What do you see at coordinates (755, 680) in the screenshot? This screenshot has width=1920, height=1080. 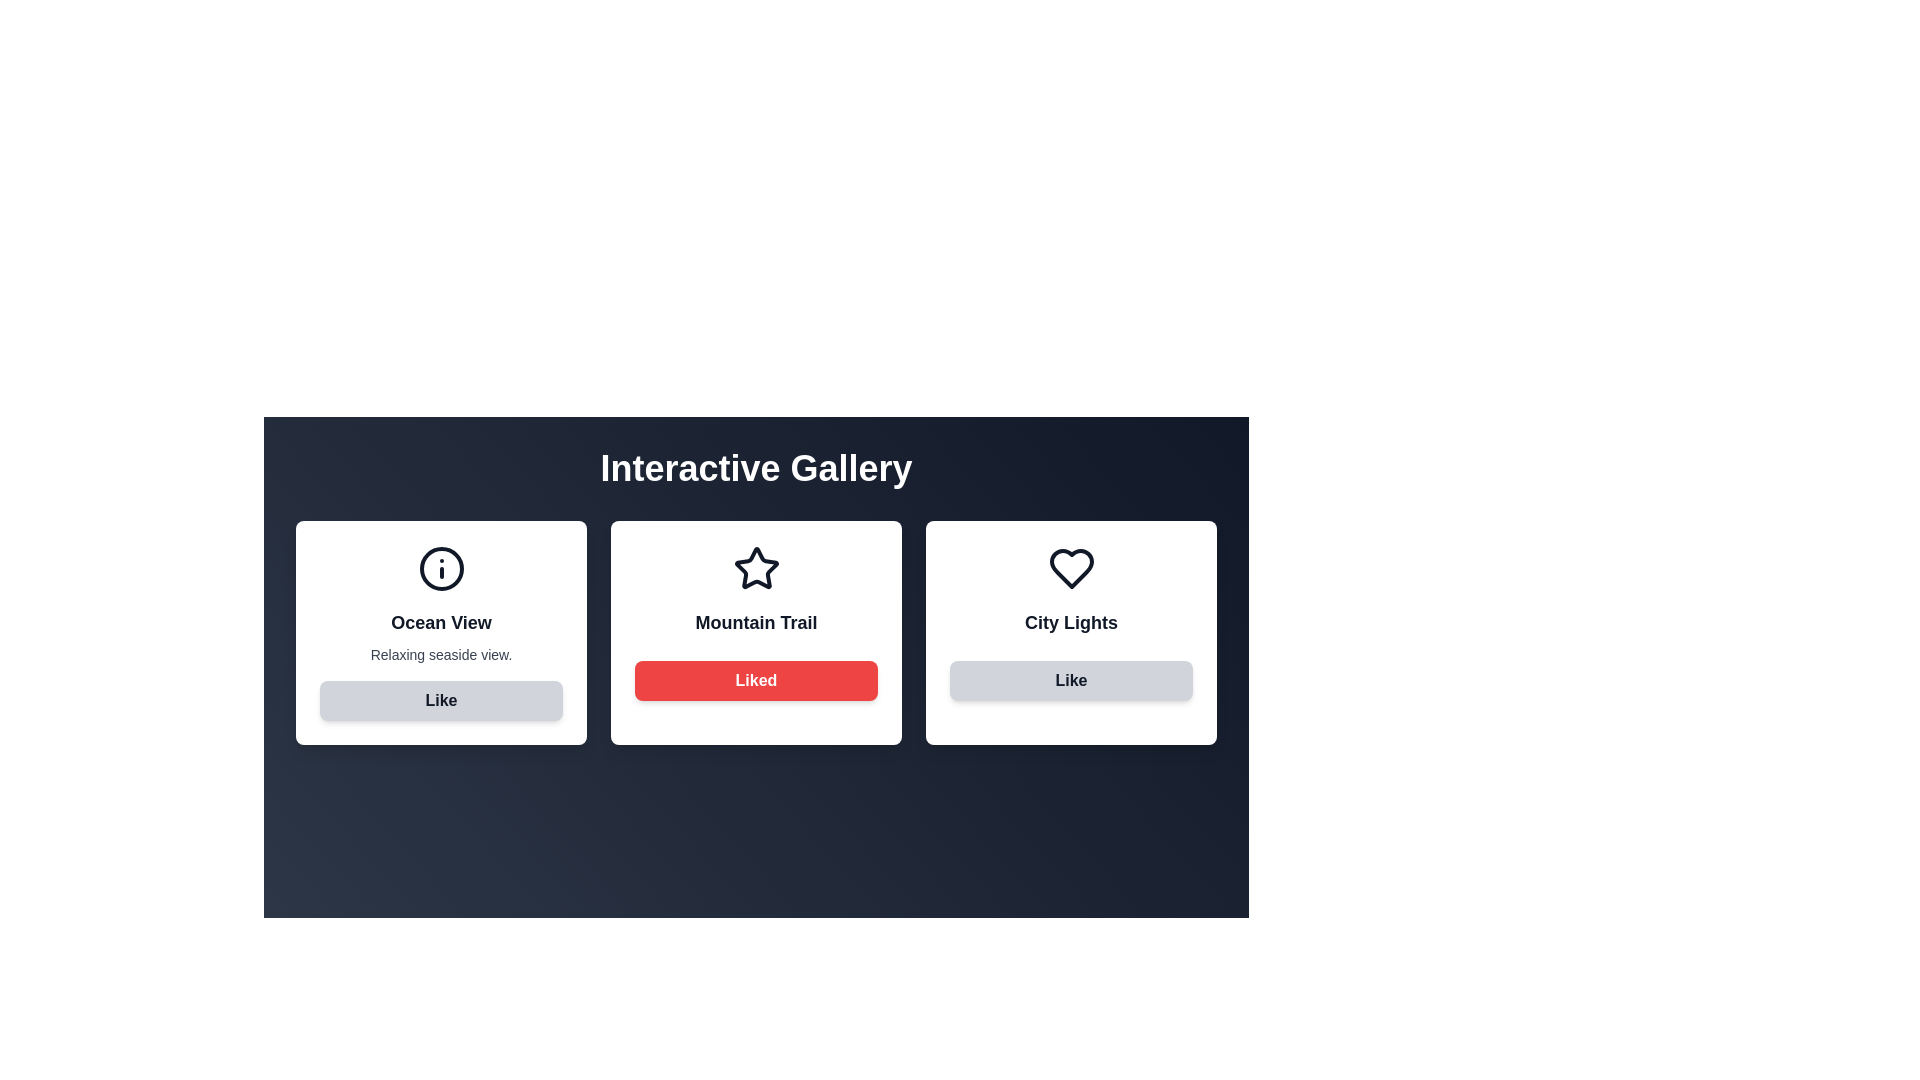 I see `the prominent red button labeled 'Liked'` at bounding box center [755, 680].